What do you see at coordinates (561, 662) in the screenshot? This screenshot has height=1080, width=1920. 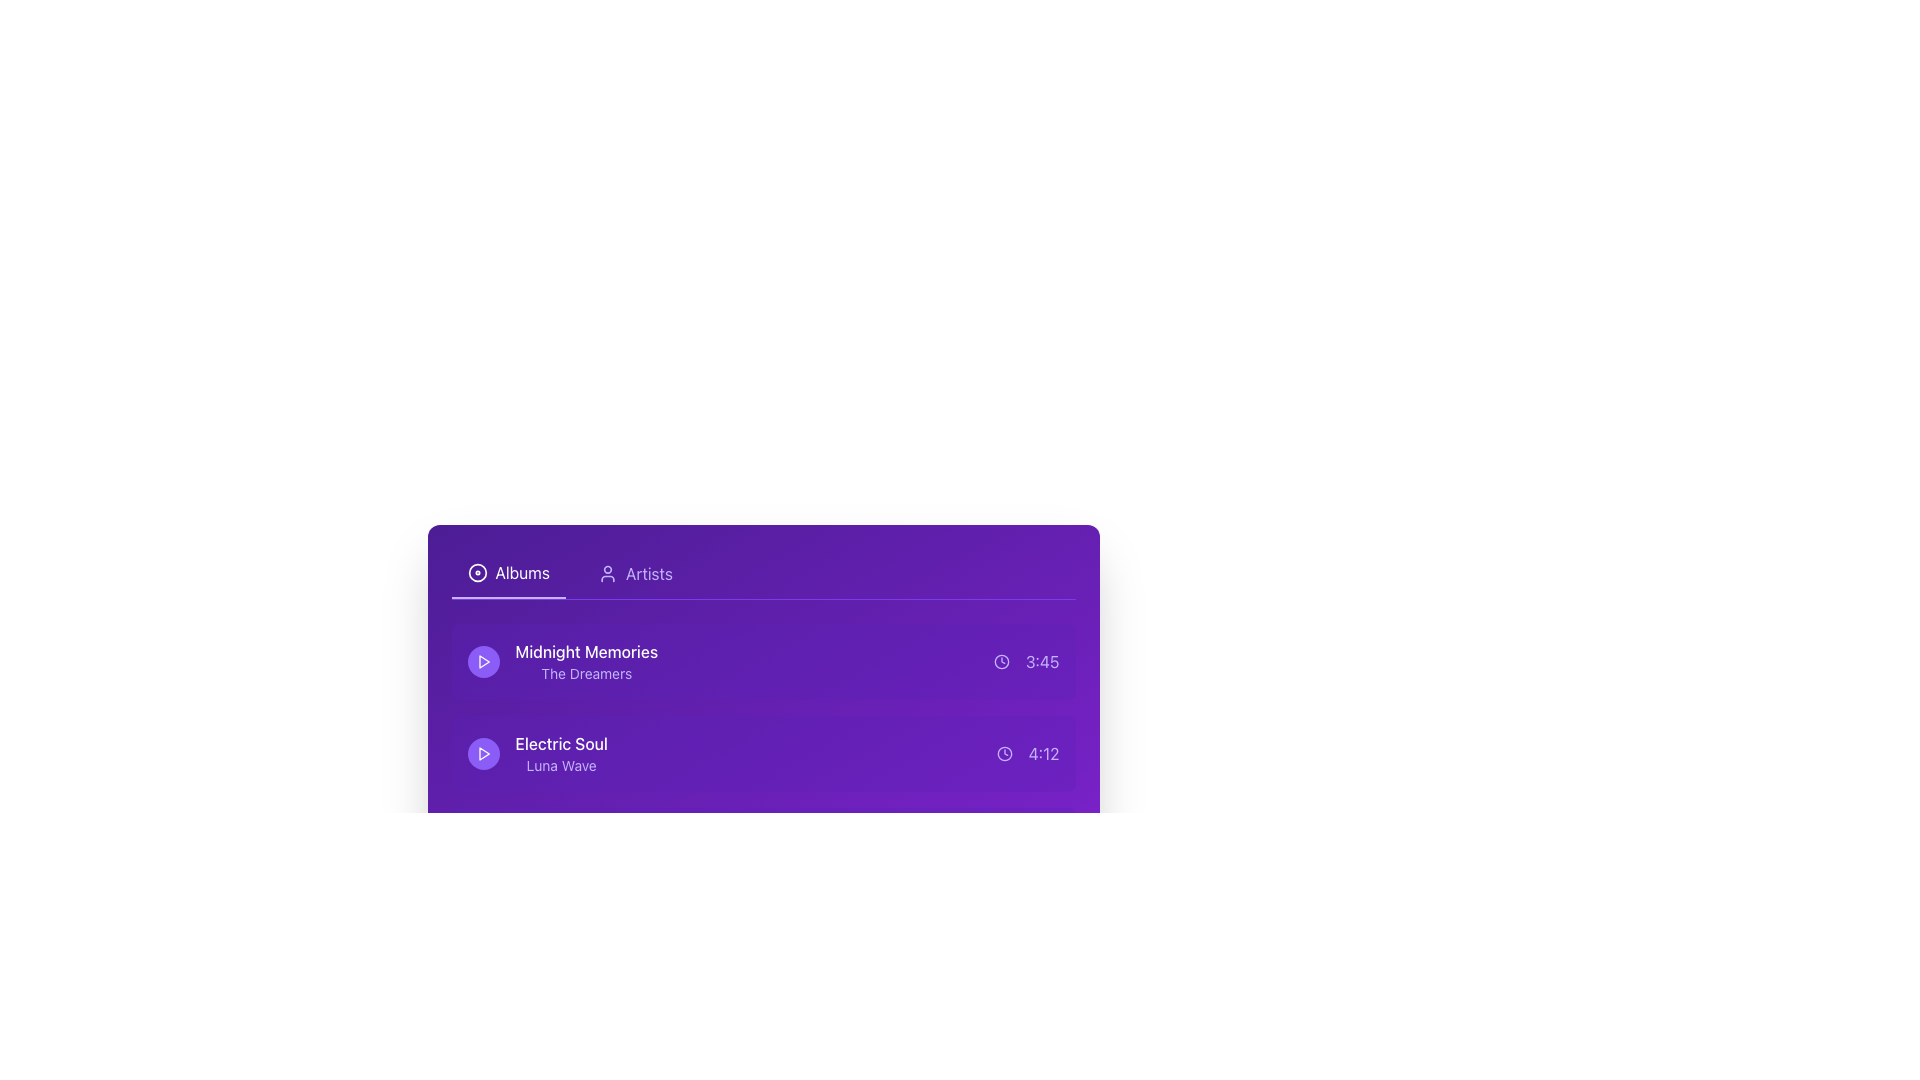 I see `the text label displaying the title and subtitle of the first media item, located to the left of the duration '3:45' and to the right of the play button icon` at bounding box center [561, 662].